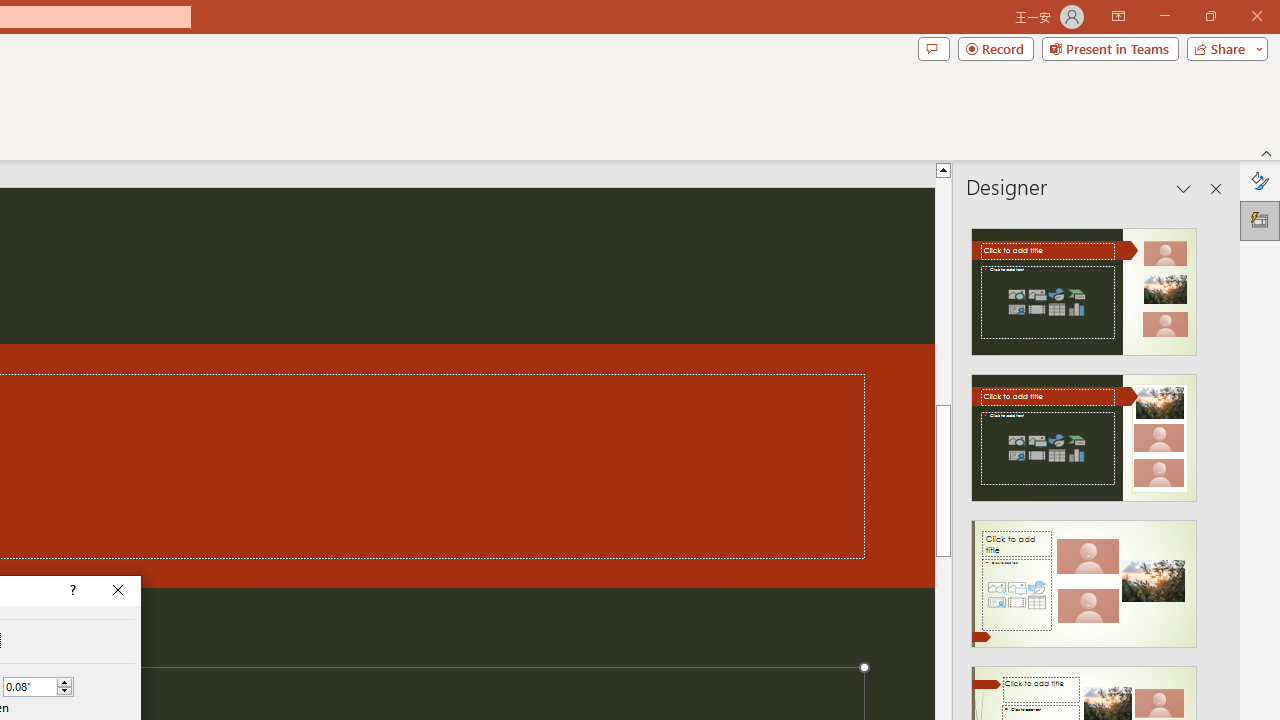 This screenshot has height=720, width=1280. Describe the element at coordinates (38, 685) in the screenshot. I see `'Custom Spacing'` at that location.